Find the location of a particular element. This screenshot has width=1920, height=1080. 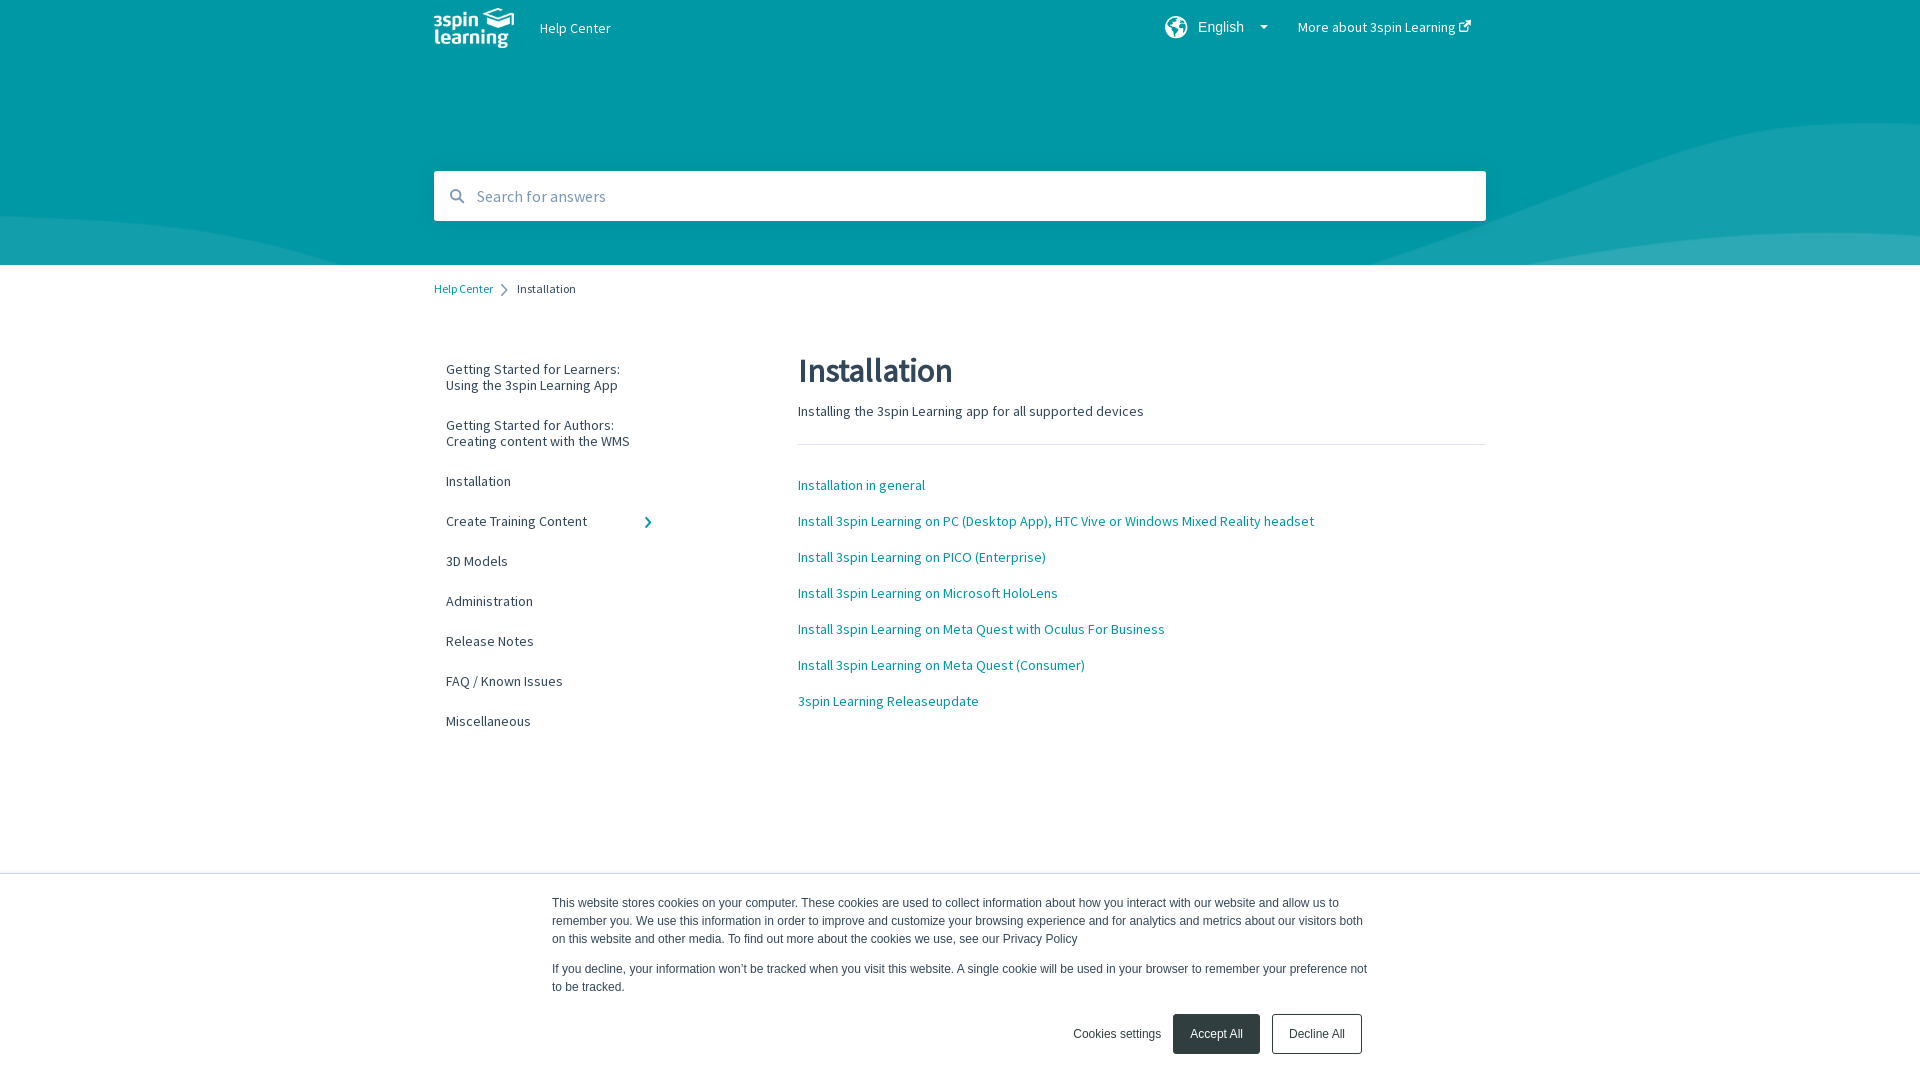

'Cookies settings' is located at coordinates (1116, 1033).